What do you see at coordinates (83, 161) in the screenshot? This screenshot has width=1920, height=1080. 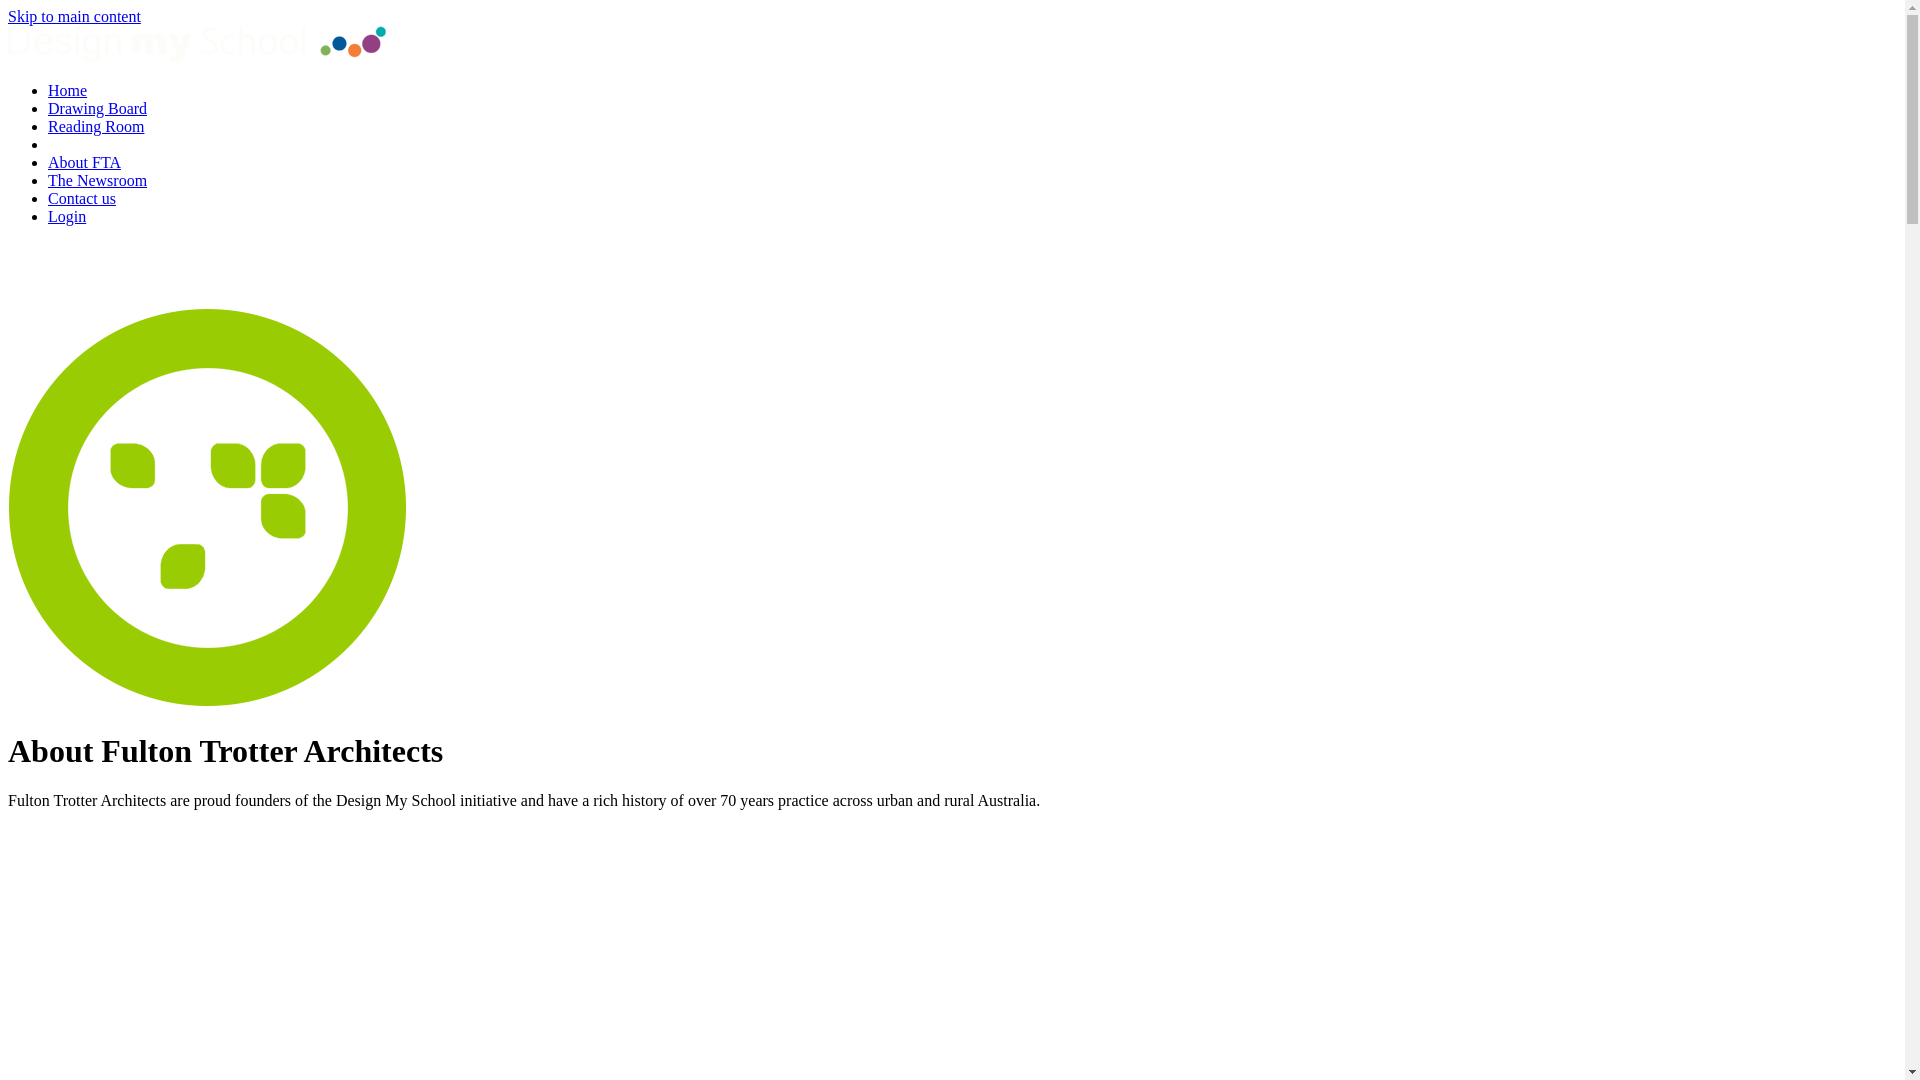 I see `'About FTA'` at bounding box center [83, 161].